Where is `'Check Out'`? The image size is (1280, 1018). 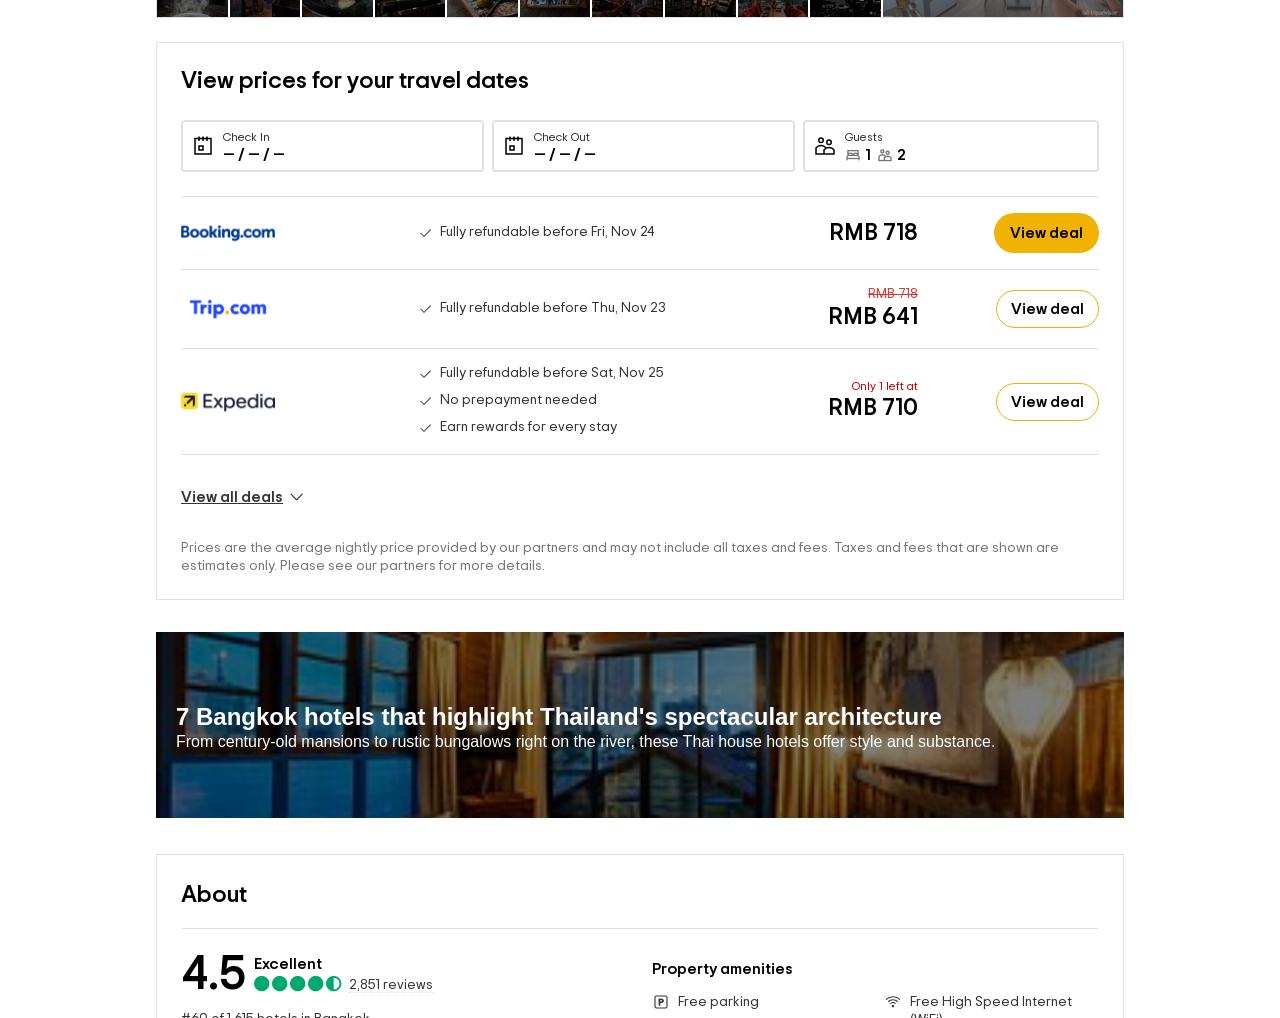
'Check Out' is located at coordinates (560, 103).